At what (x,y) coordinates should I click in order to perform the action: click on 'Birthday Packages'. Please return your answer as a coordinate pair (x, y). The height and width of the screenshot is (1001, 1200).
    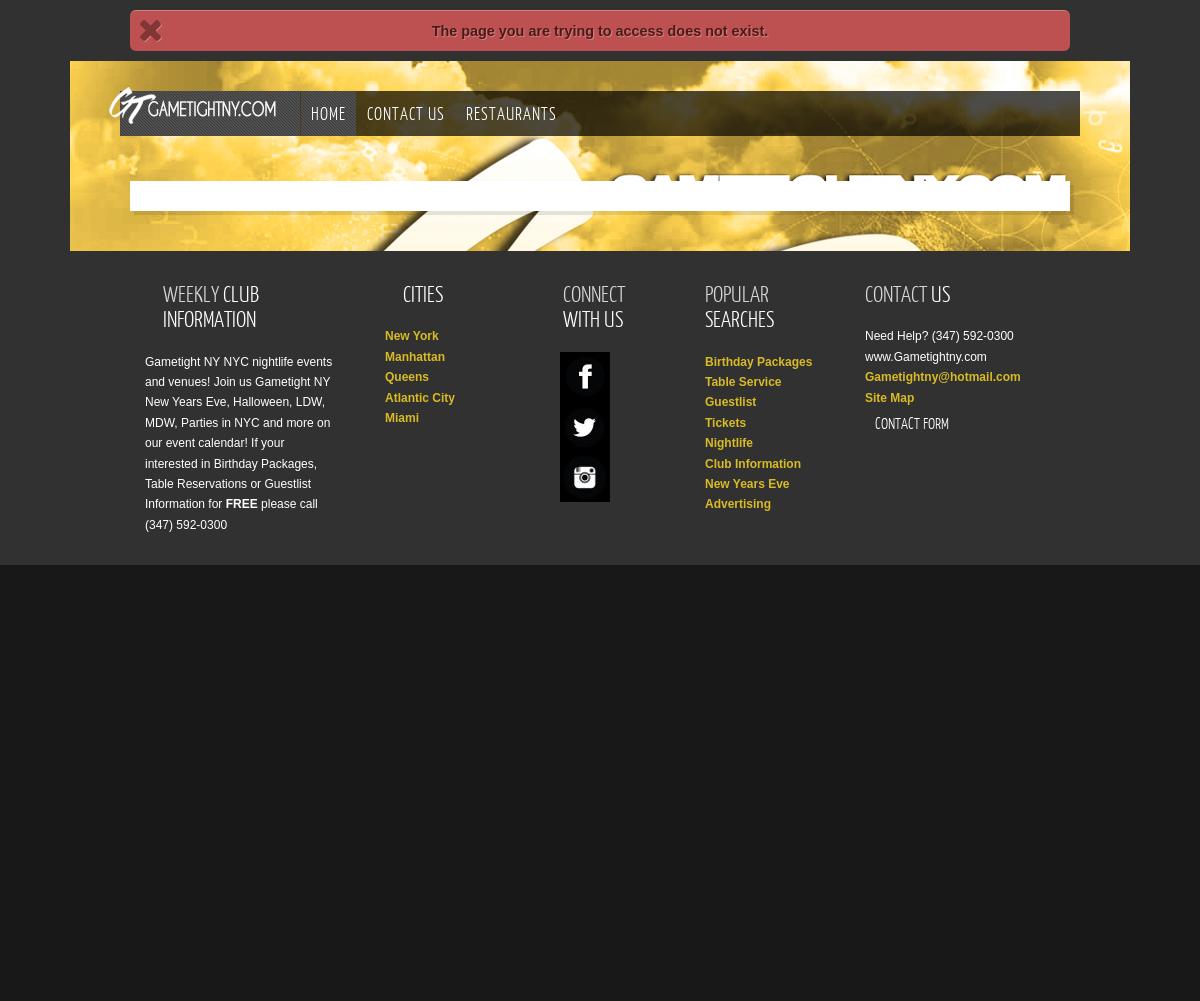
    Looking at the image, I should click on (757, 359).